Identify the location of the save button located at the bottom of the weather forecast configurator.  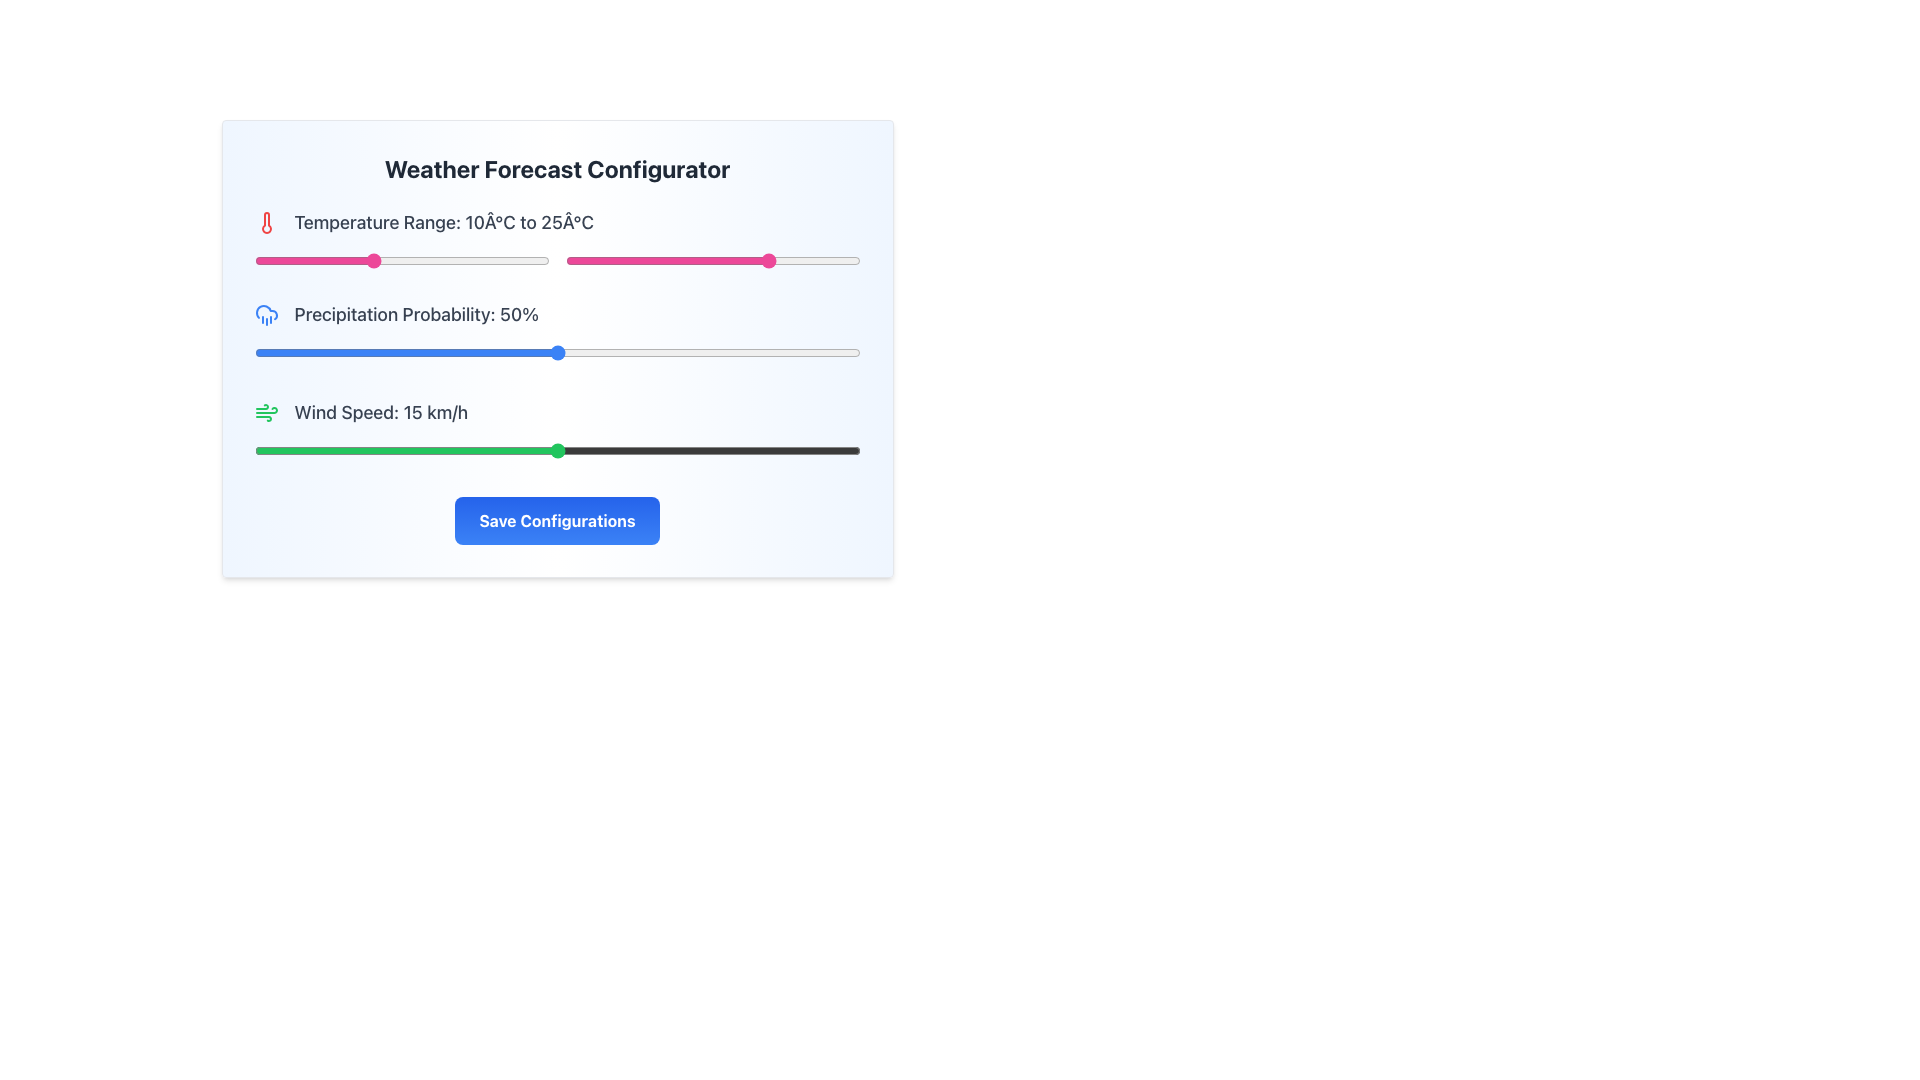
(557, 519).